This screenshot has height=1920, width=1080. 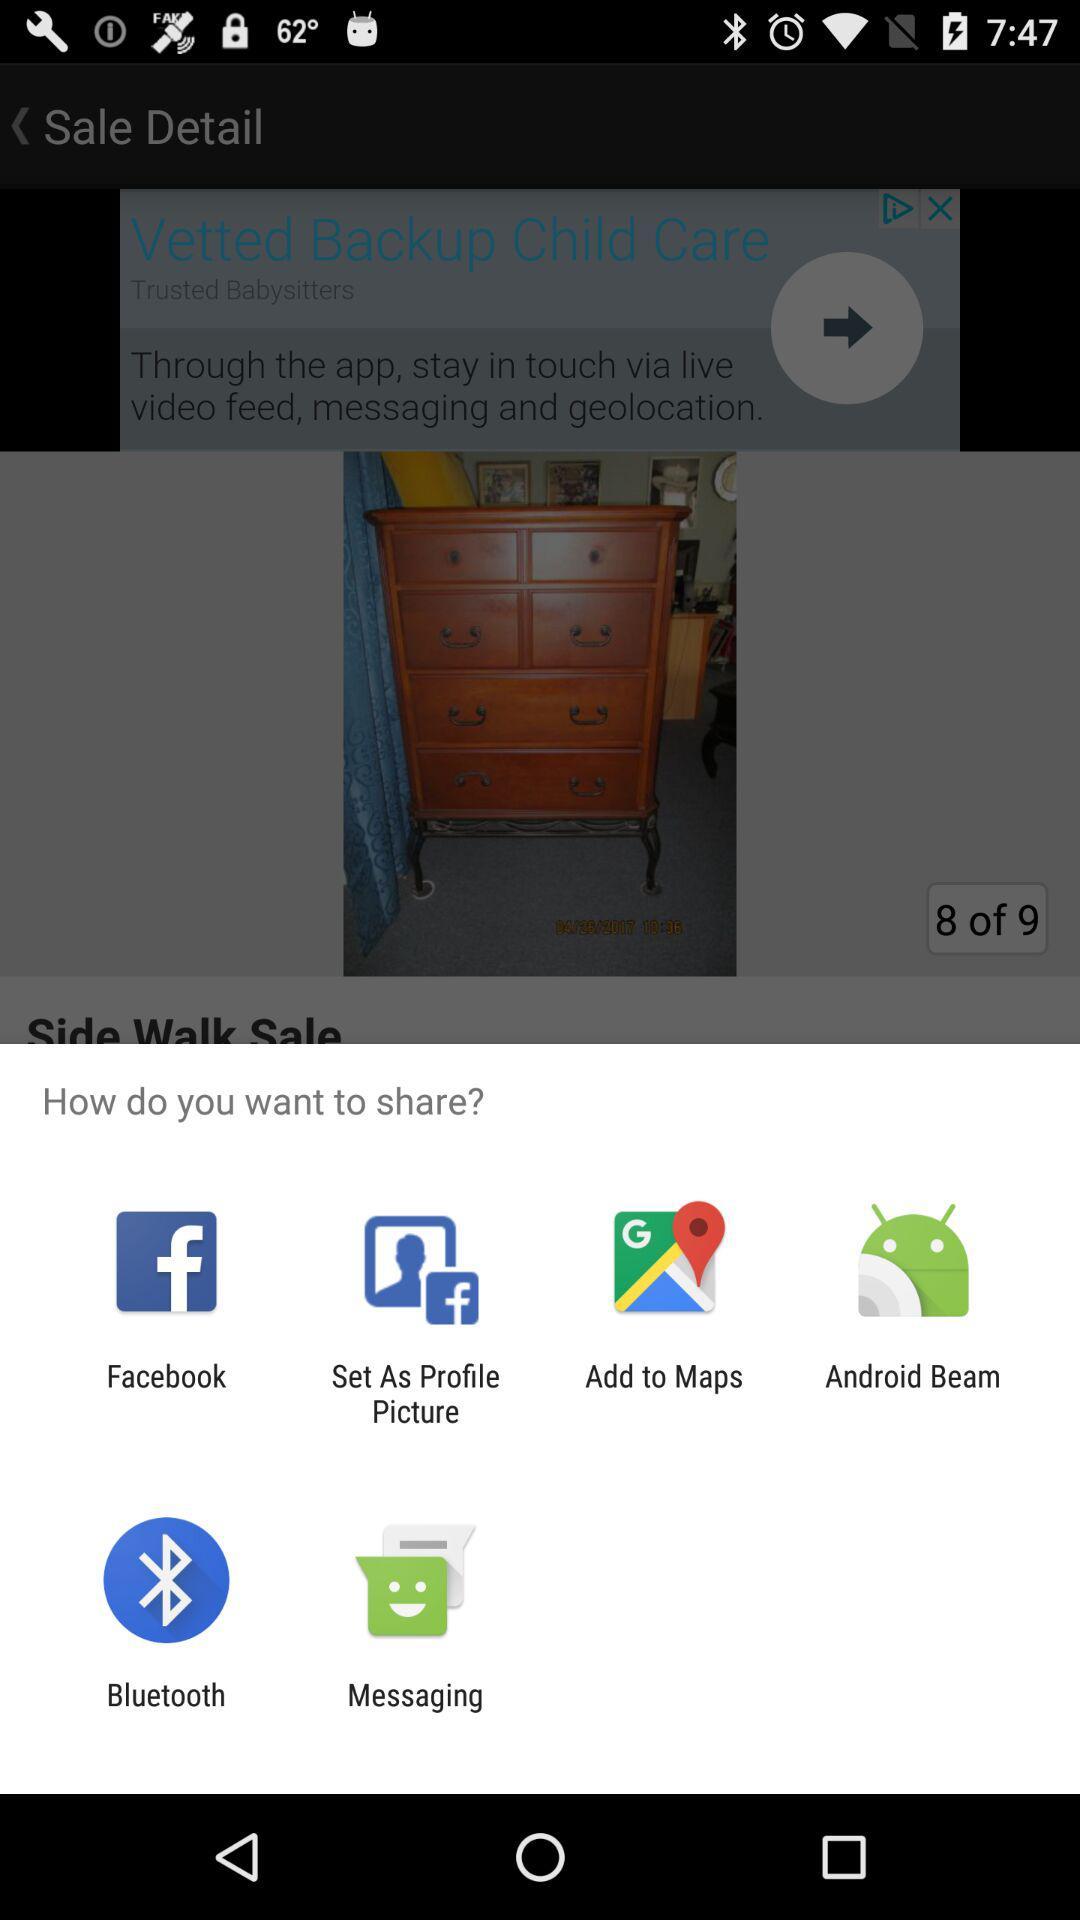 What do you see at coordinates (165, 1711) in the screenshot?
I see `bluetooth` at bounding box center [165, 1711].